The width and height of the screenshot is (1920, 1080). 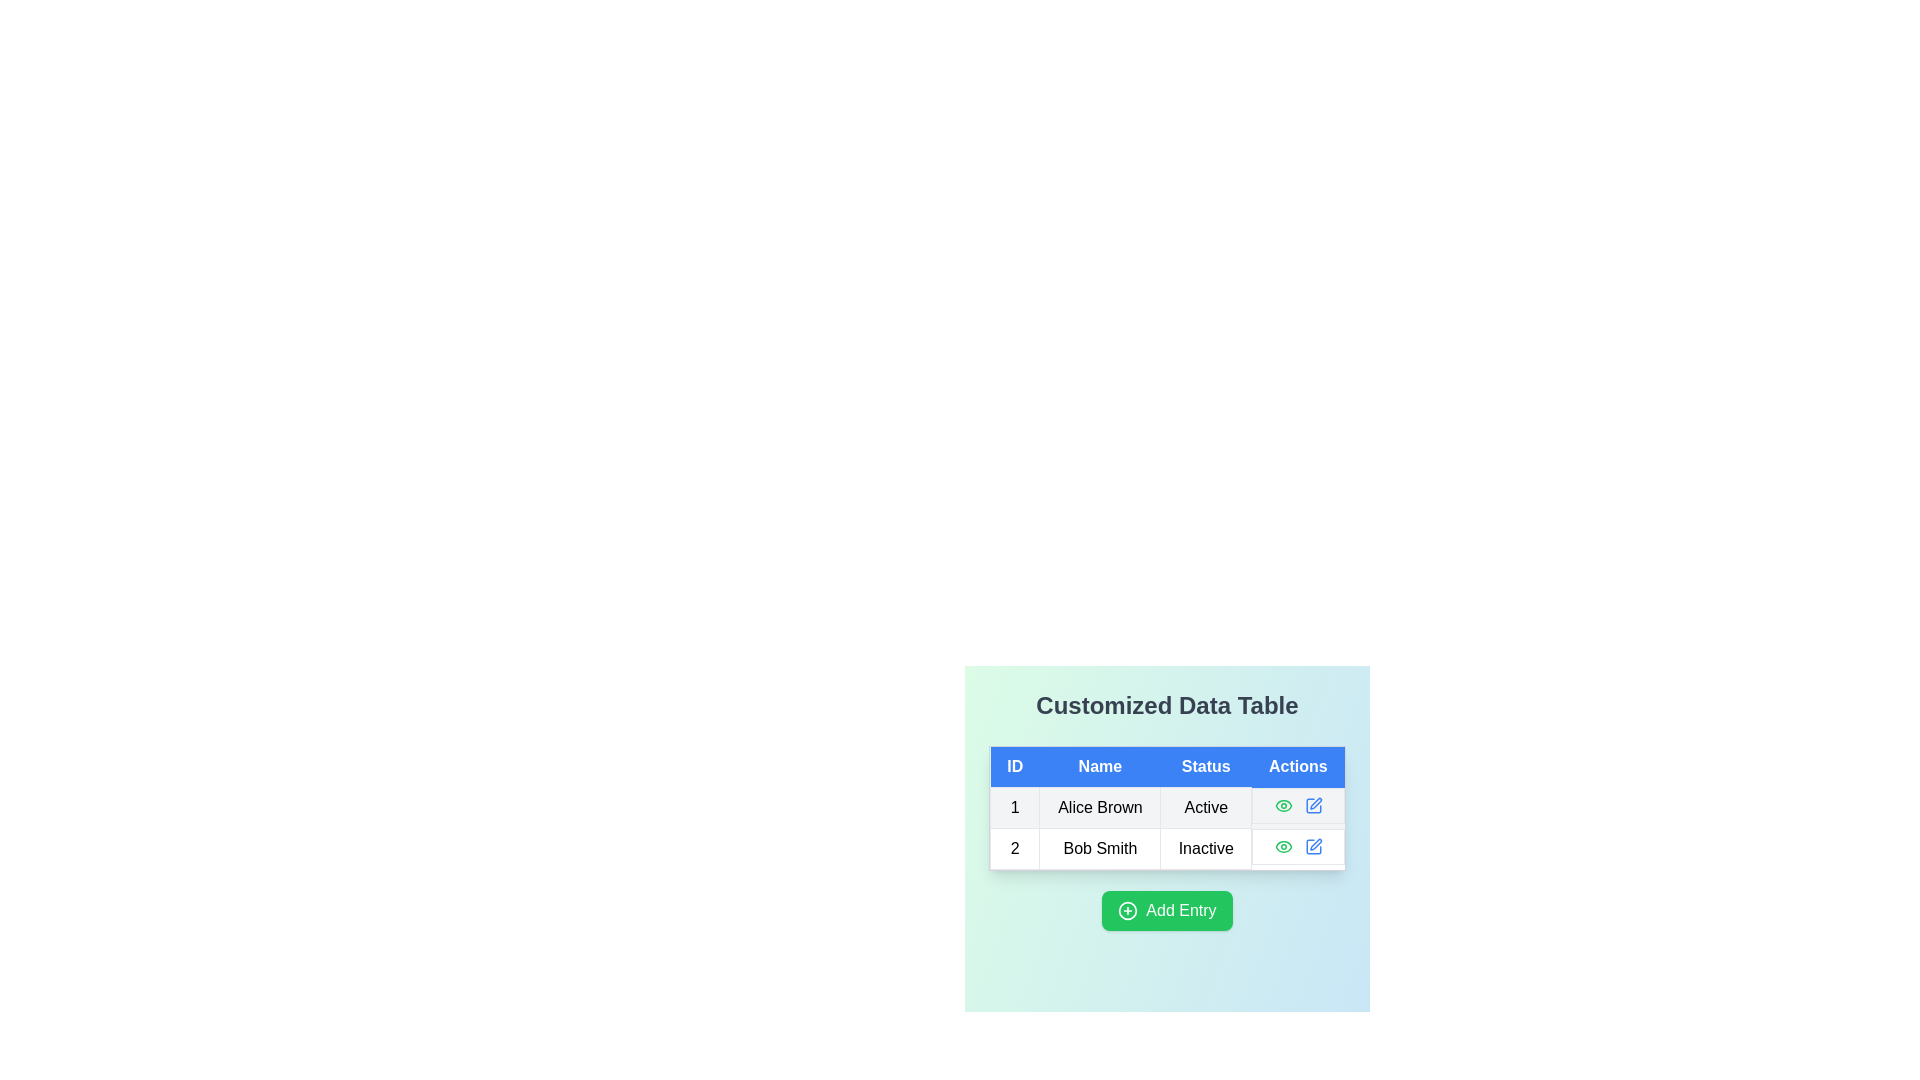 What do you see at coordinates (1167, 828) in the screenshot?
I see `the second row in the data table containing the status indicator and action icons for viewing and editing functionalities` at bounding box center [1167, 828].